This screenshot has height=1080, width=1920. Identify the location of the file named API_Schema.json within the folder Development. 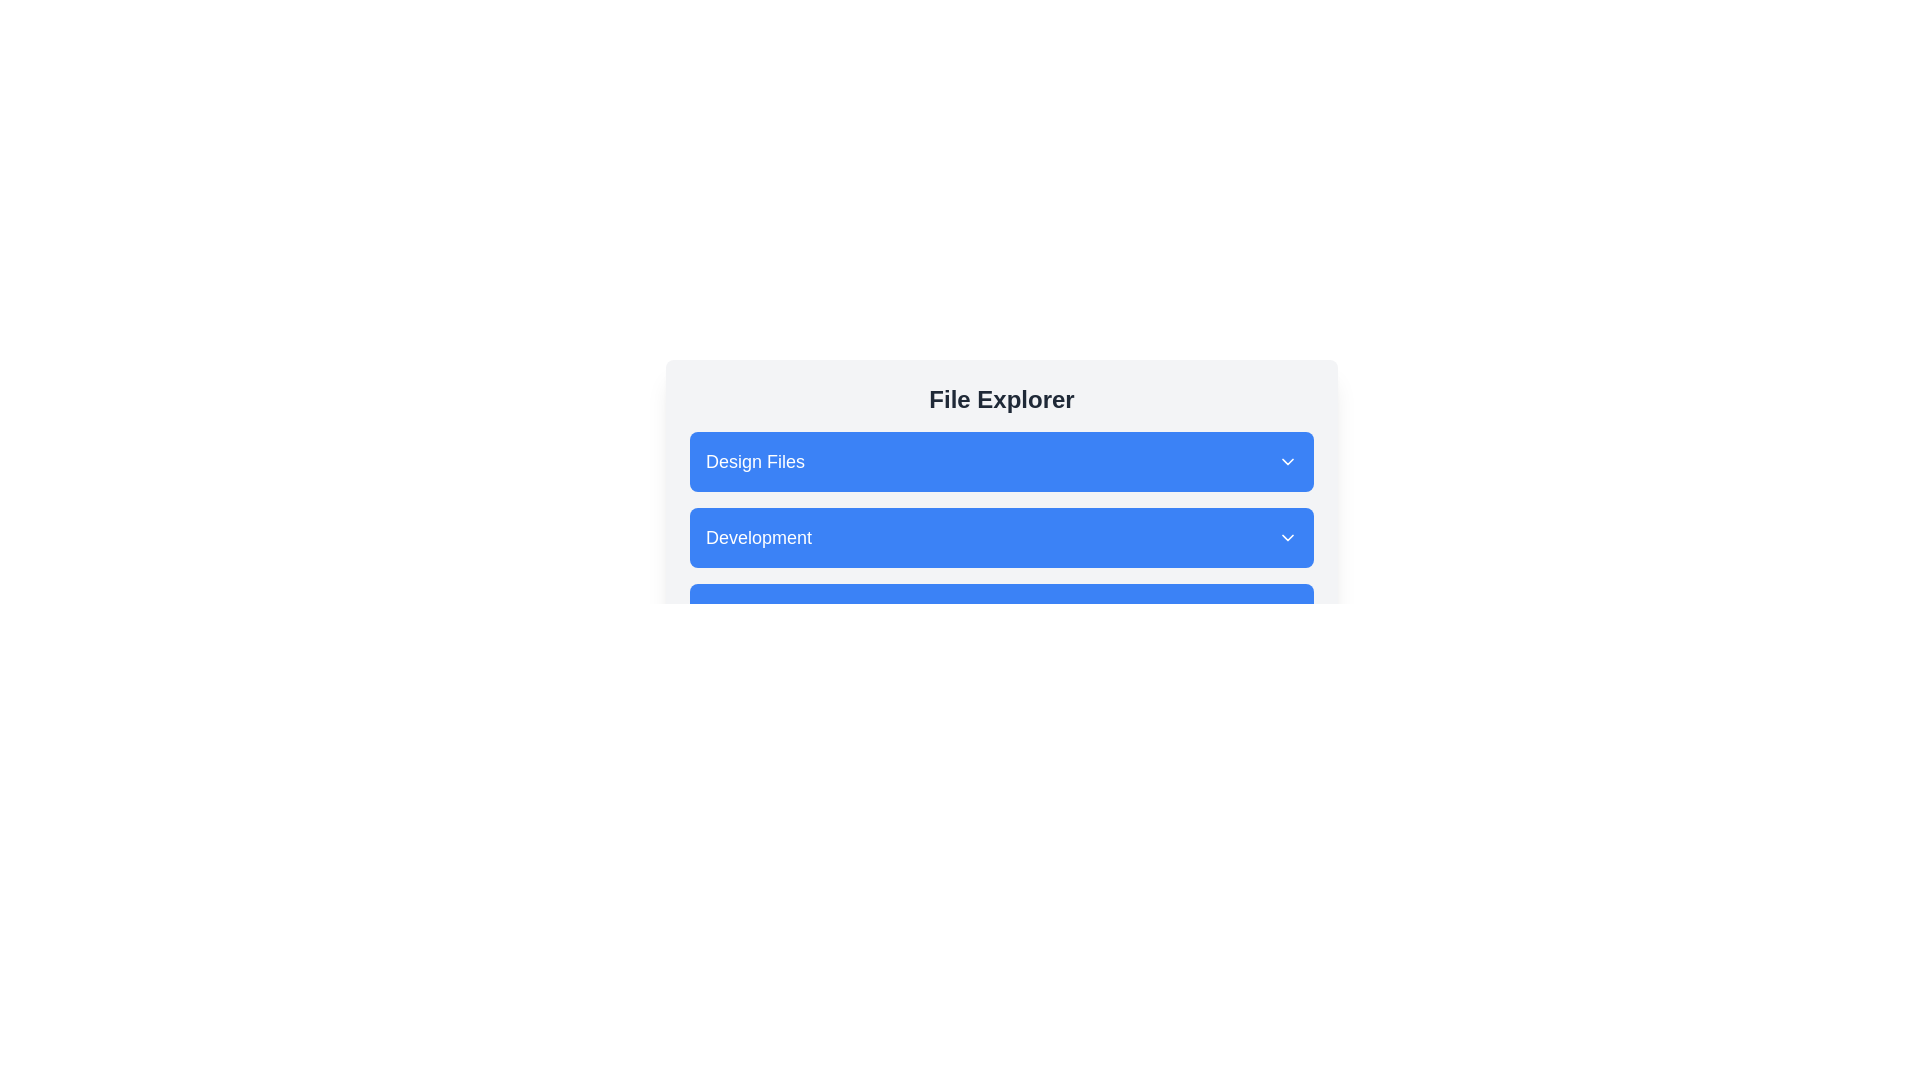
(1002, 536).